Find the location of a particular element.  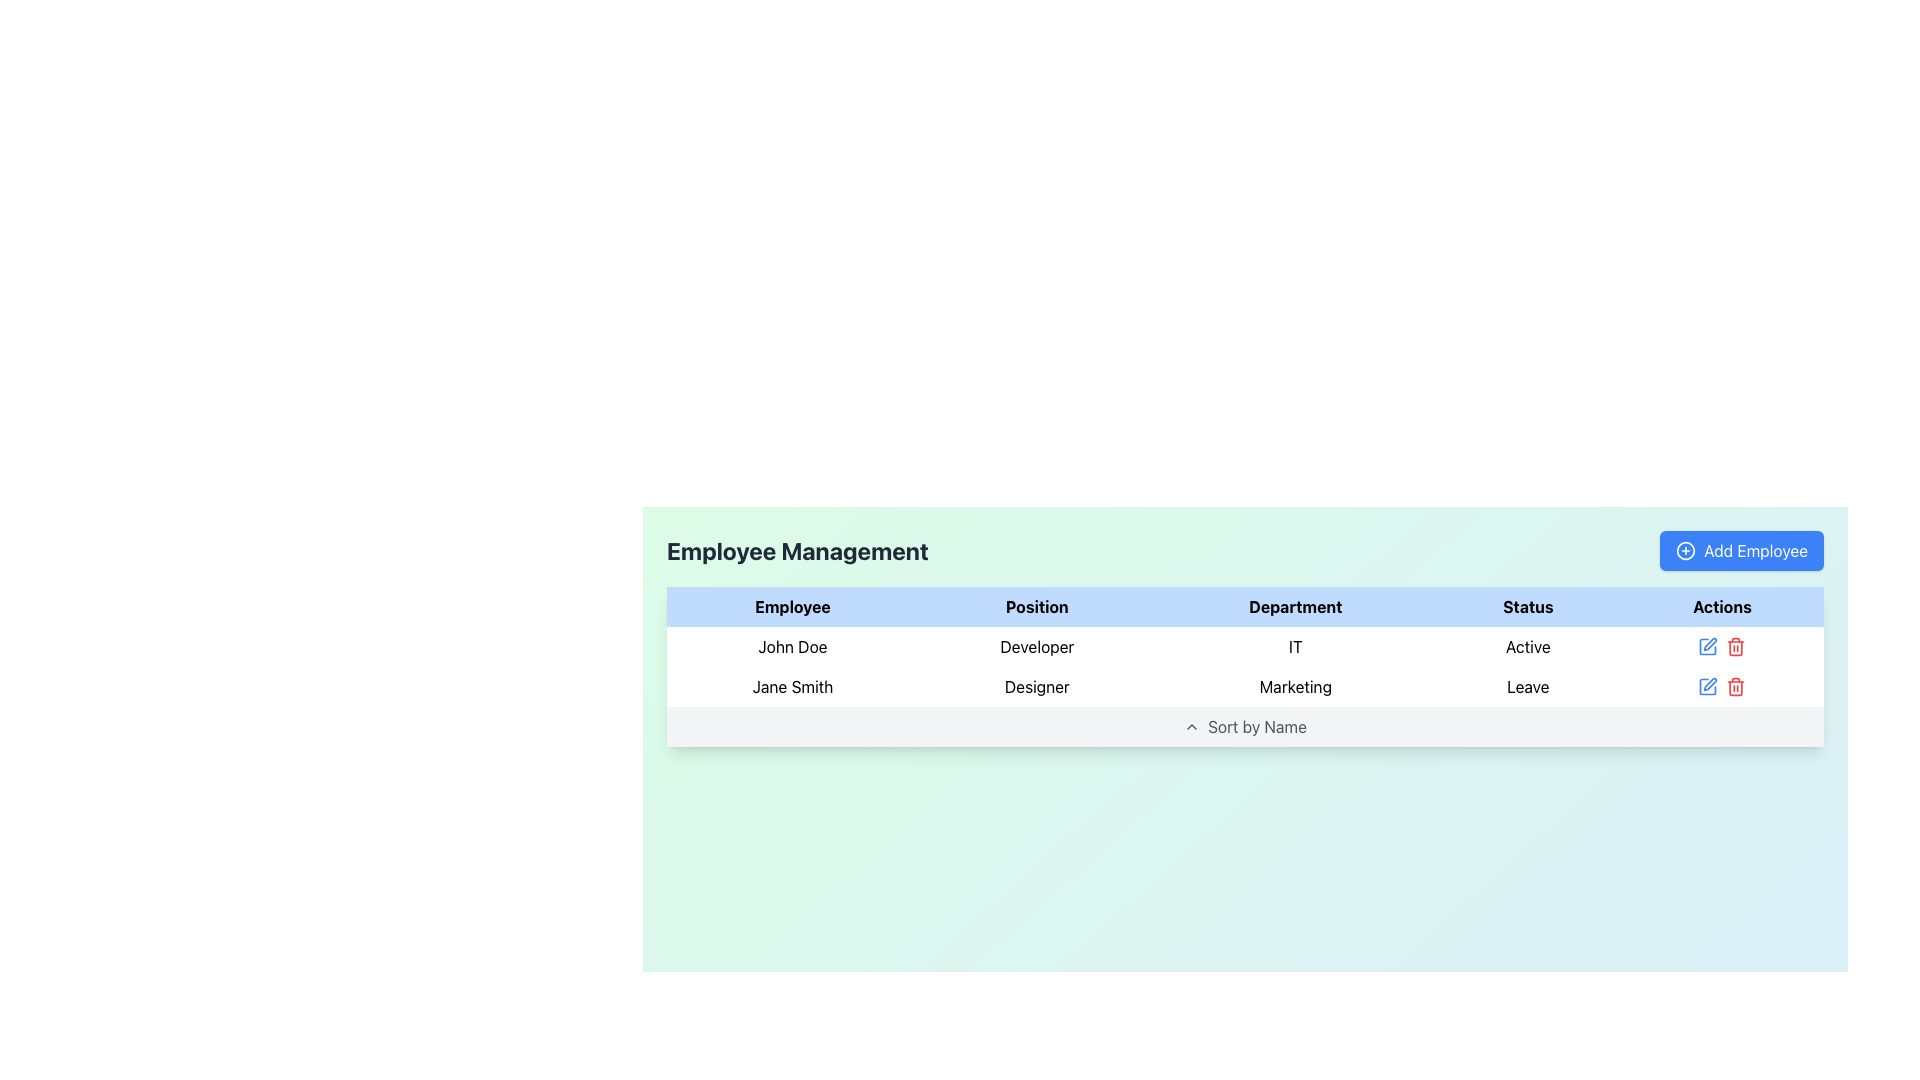

the editing icon for the employee named Jane Smith in the 'Actions' column of the Employee Management table is located at coordinates (1709, 644).